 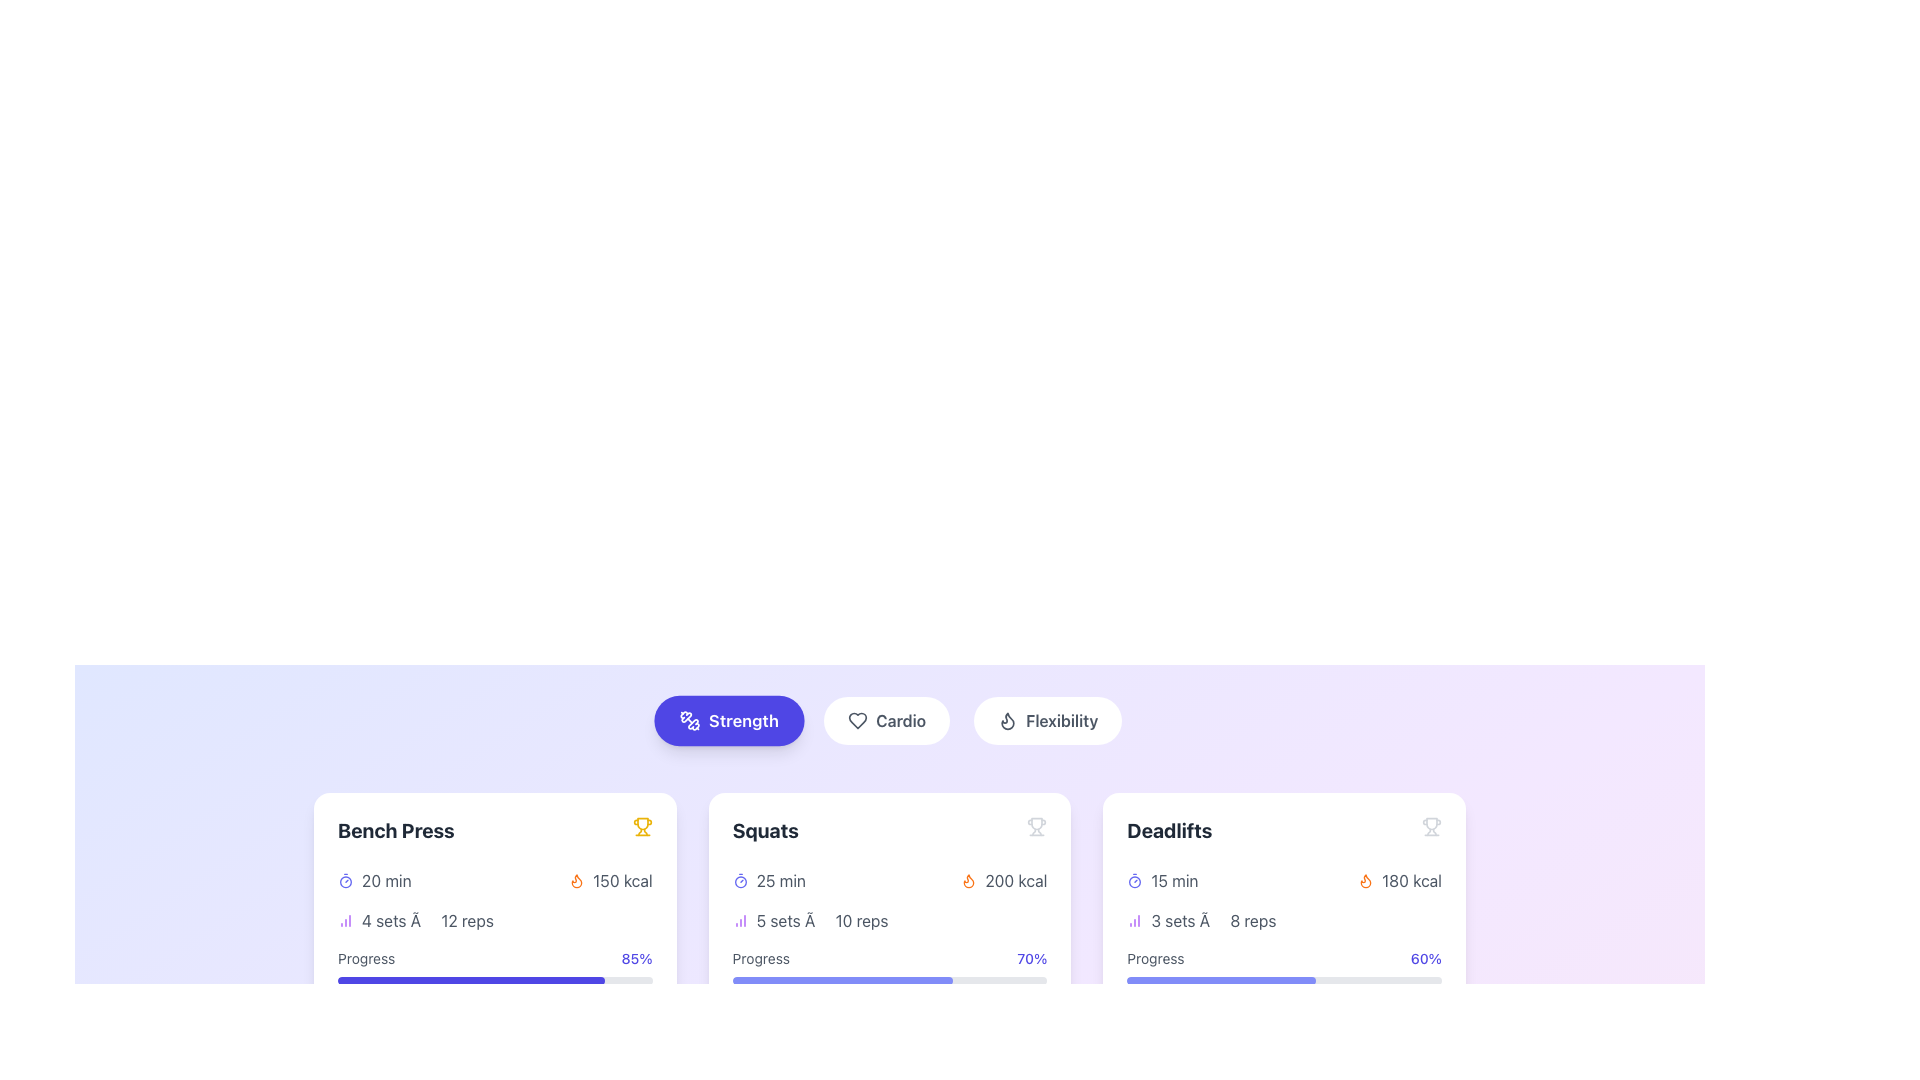 What do you see at coordinates (822, 921) in the screenshot?
I see `static text label displaying the exercise details for the number of sets and repetitions, located under the 'Strength' category, near the title 'Squats'` at bounding box center [822, 921].